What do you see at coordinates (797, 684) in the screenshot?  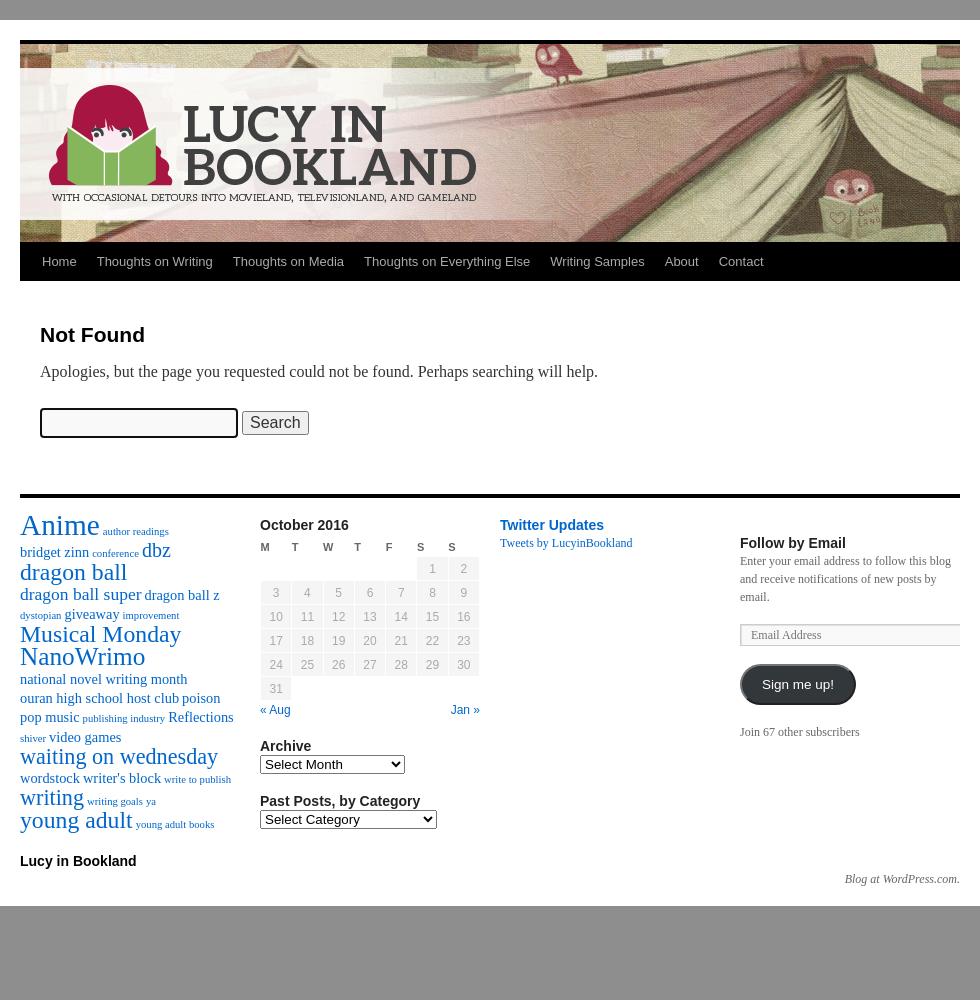 I see `'Sign me up!'` at bounding box center [797, 684].